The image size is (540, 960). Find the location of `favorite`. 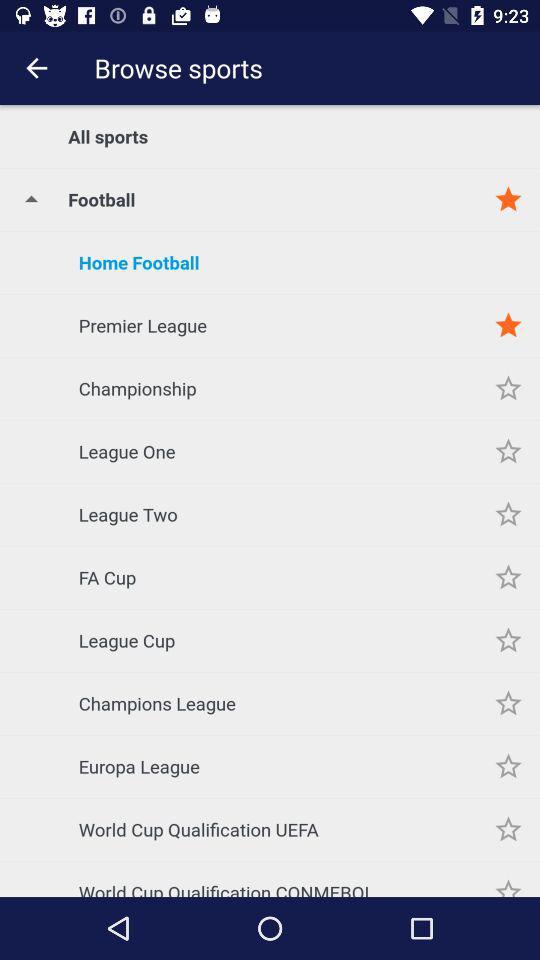

favorite is located at coordinates (508, 639).